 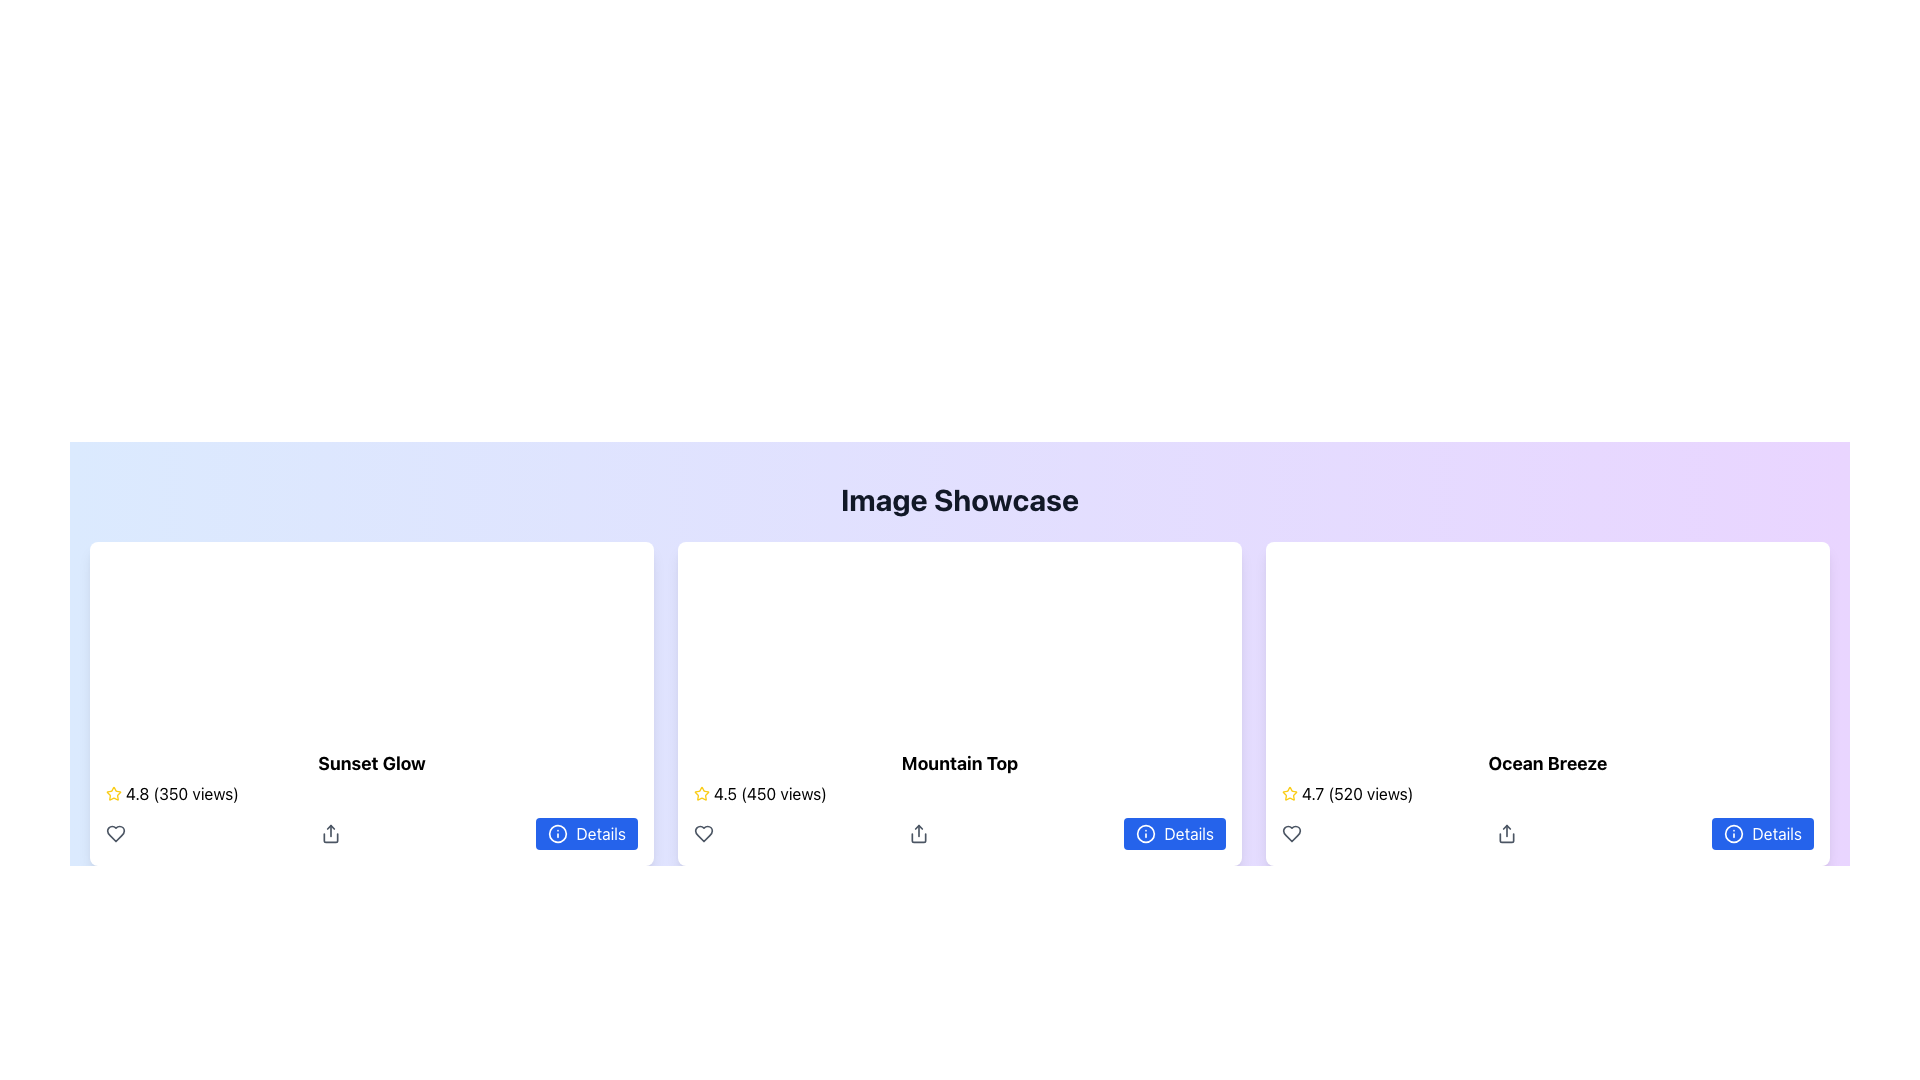 I want to click on the 'Details' button located at the bottom-right corner of the 'Ocean Breeze' item card, so click(x=1763, y=833).